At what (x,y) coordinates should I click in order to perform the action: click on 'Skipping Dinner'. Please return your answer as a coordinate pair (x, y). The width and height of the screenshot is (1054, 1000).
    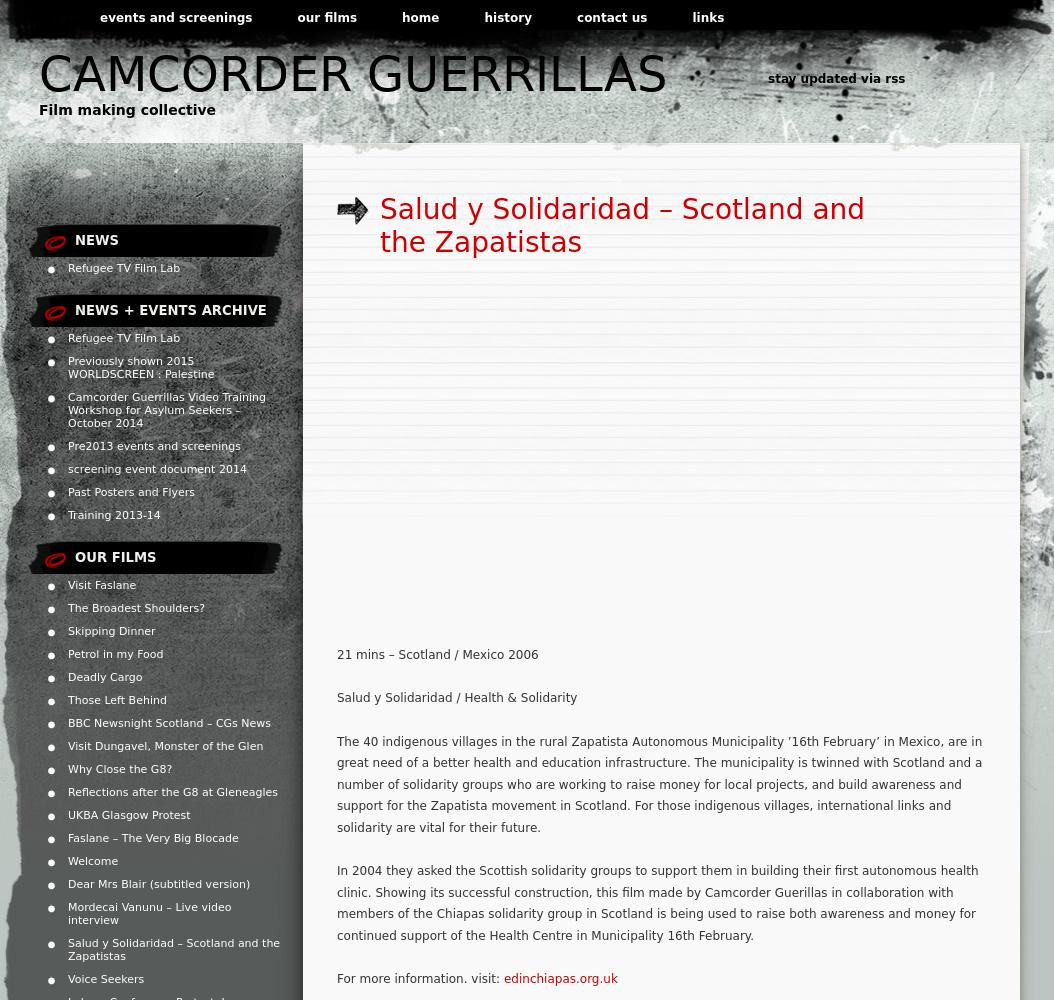
    Looking at the image, I should click on (111, 631).